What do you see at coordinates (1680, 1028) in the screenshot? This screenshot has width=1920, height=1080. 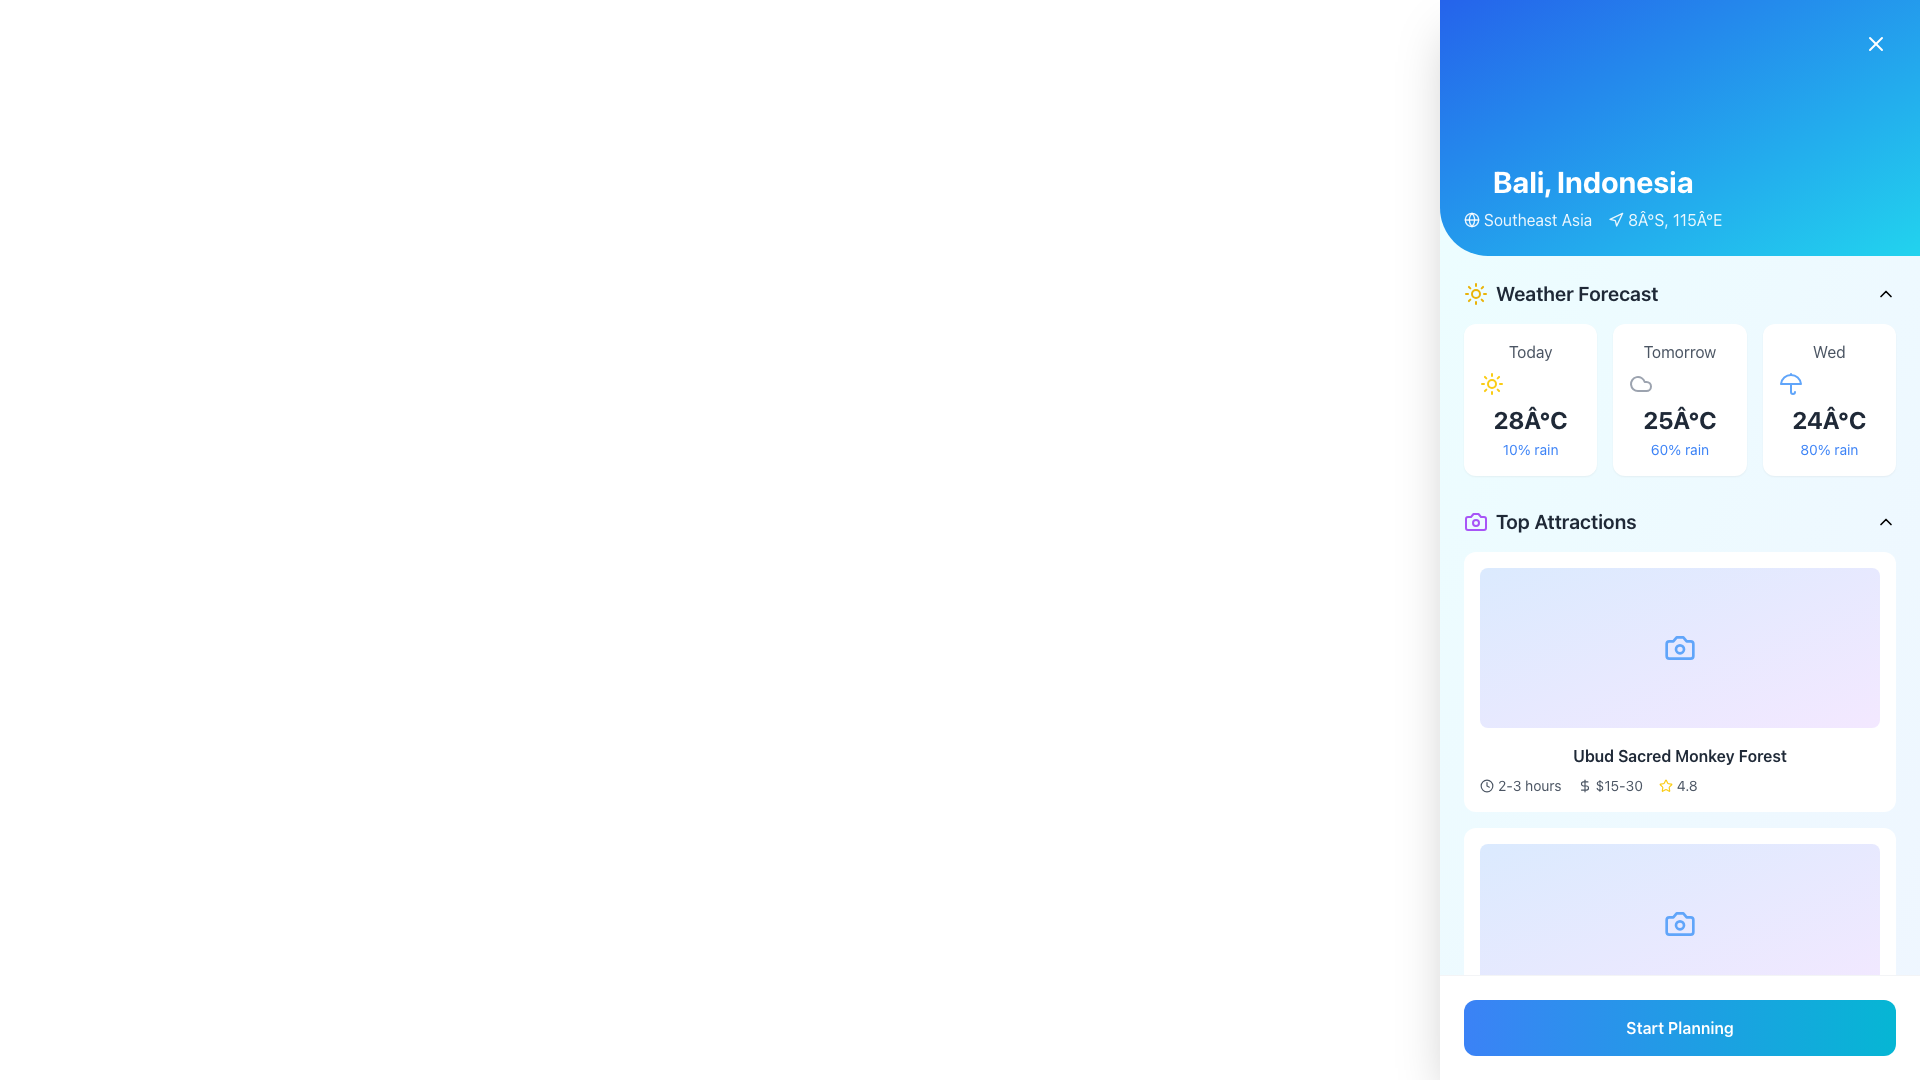 I see `the 'Start Planning' button, which is a wide rectangular button with rounded corners, featuring a gradient background from blue to cyan and white bold sans-serif text, located at the bottom right of the panel` at bounding box center [1680, 1028].